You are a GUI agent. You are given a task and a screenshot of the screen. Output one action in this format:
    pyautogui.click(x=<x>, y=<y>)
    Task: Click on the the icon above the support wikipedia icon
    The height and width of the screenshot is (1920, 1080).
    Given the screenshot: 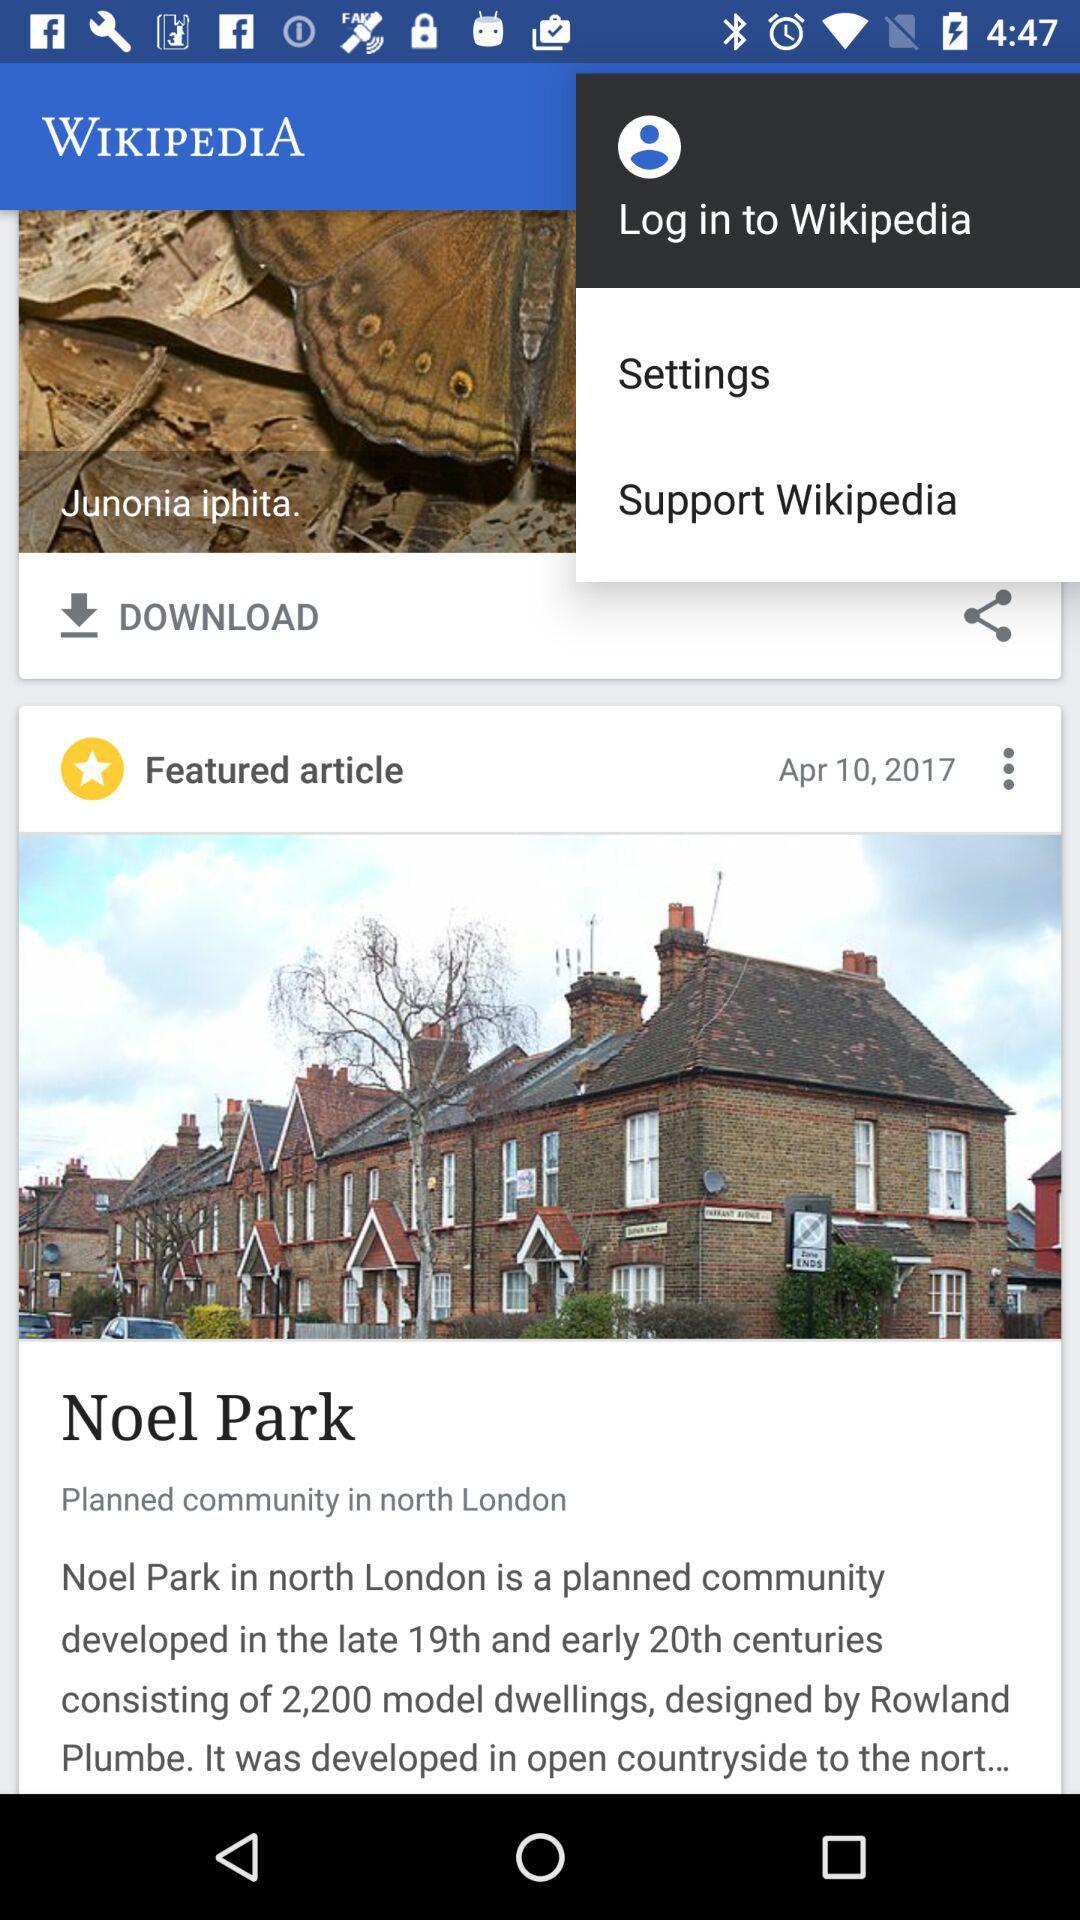 What is the action you would take?
    pyautogui.click(x=828, y=372)
    